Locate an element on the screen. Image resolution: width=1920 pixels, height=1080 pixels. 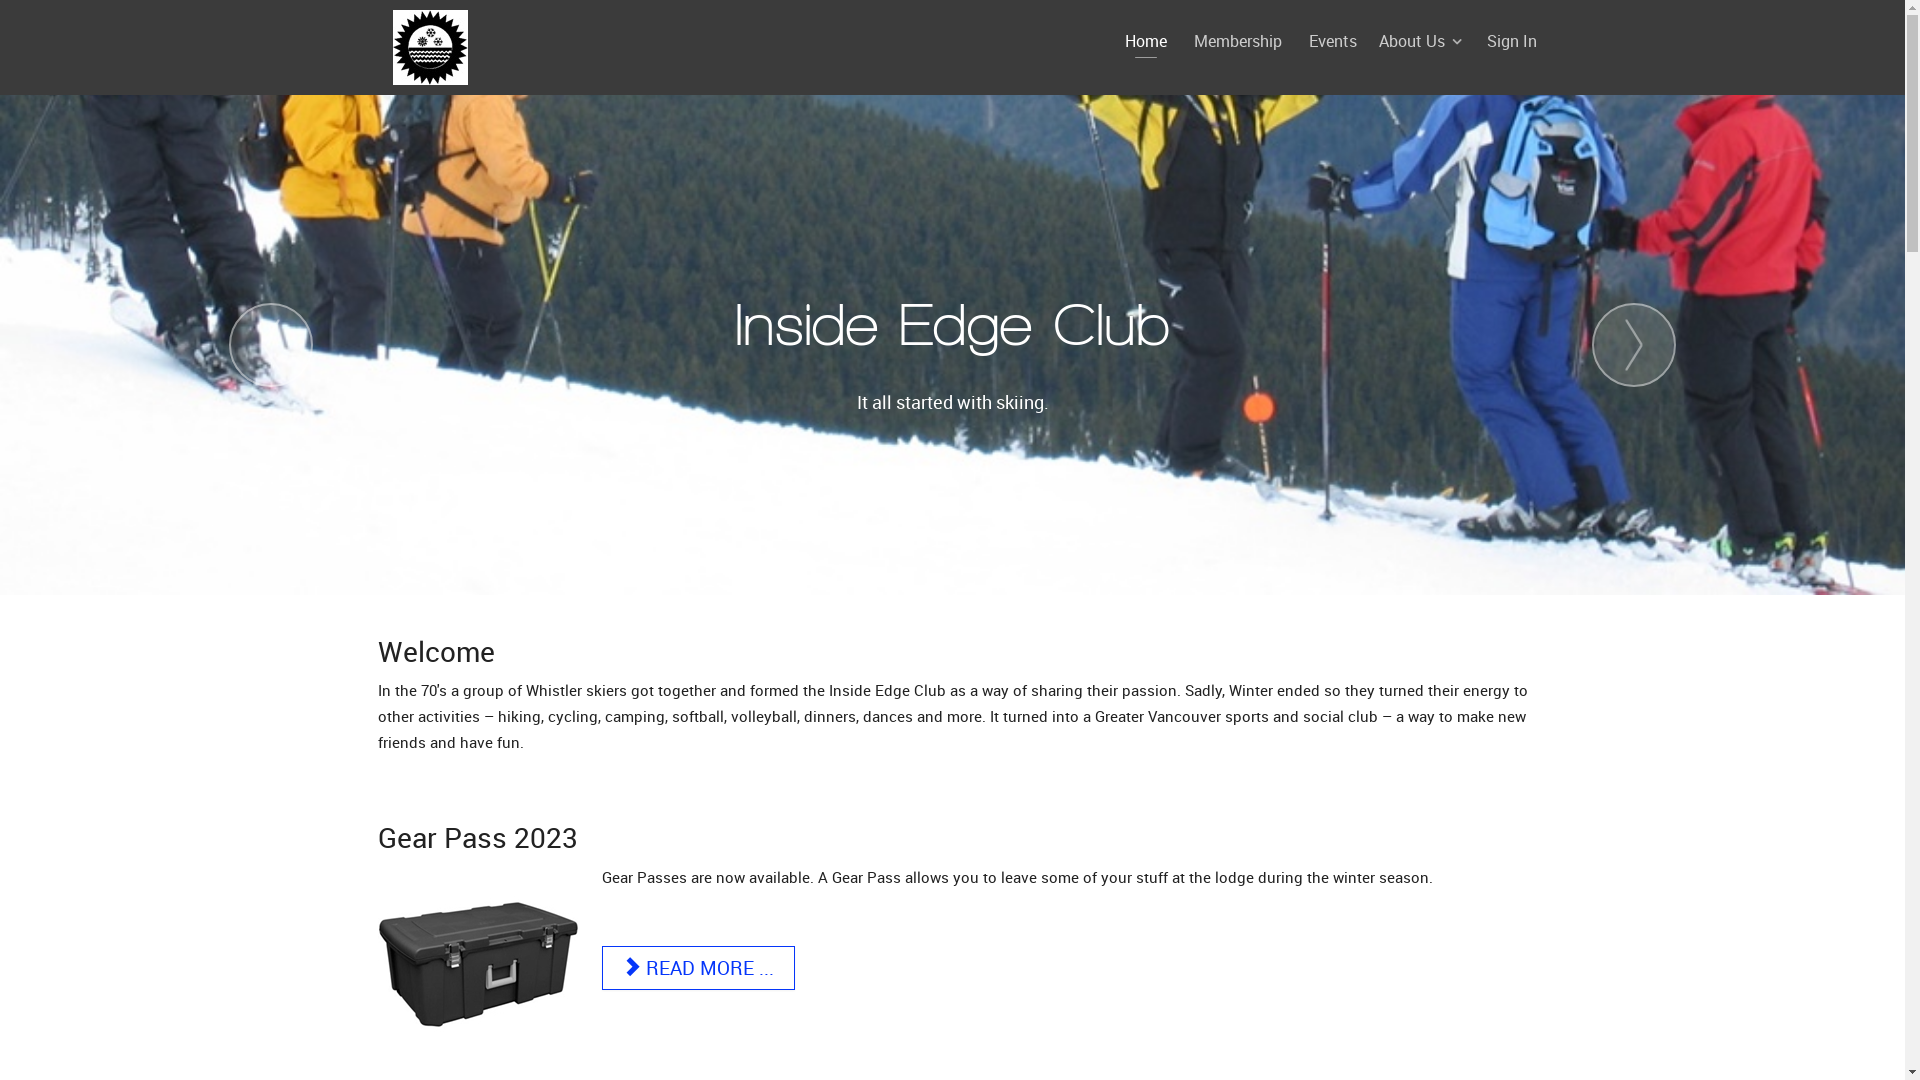
'Home' is located at coordinates (1145, 41).